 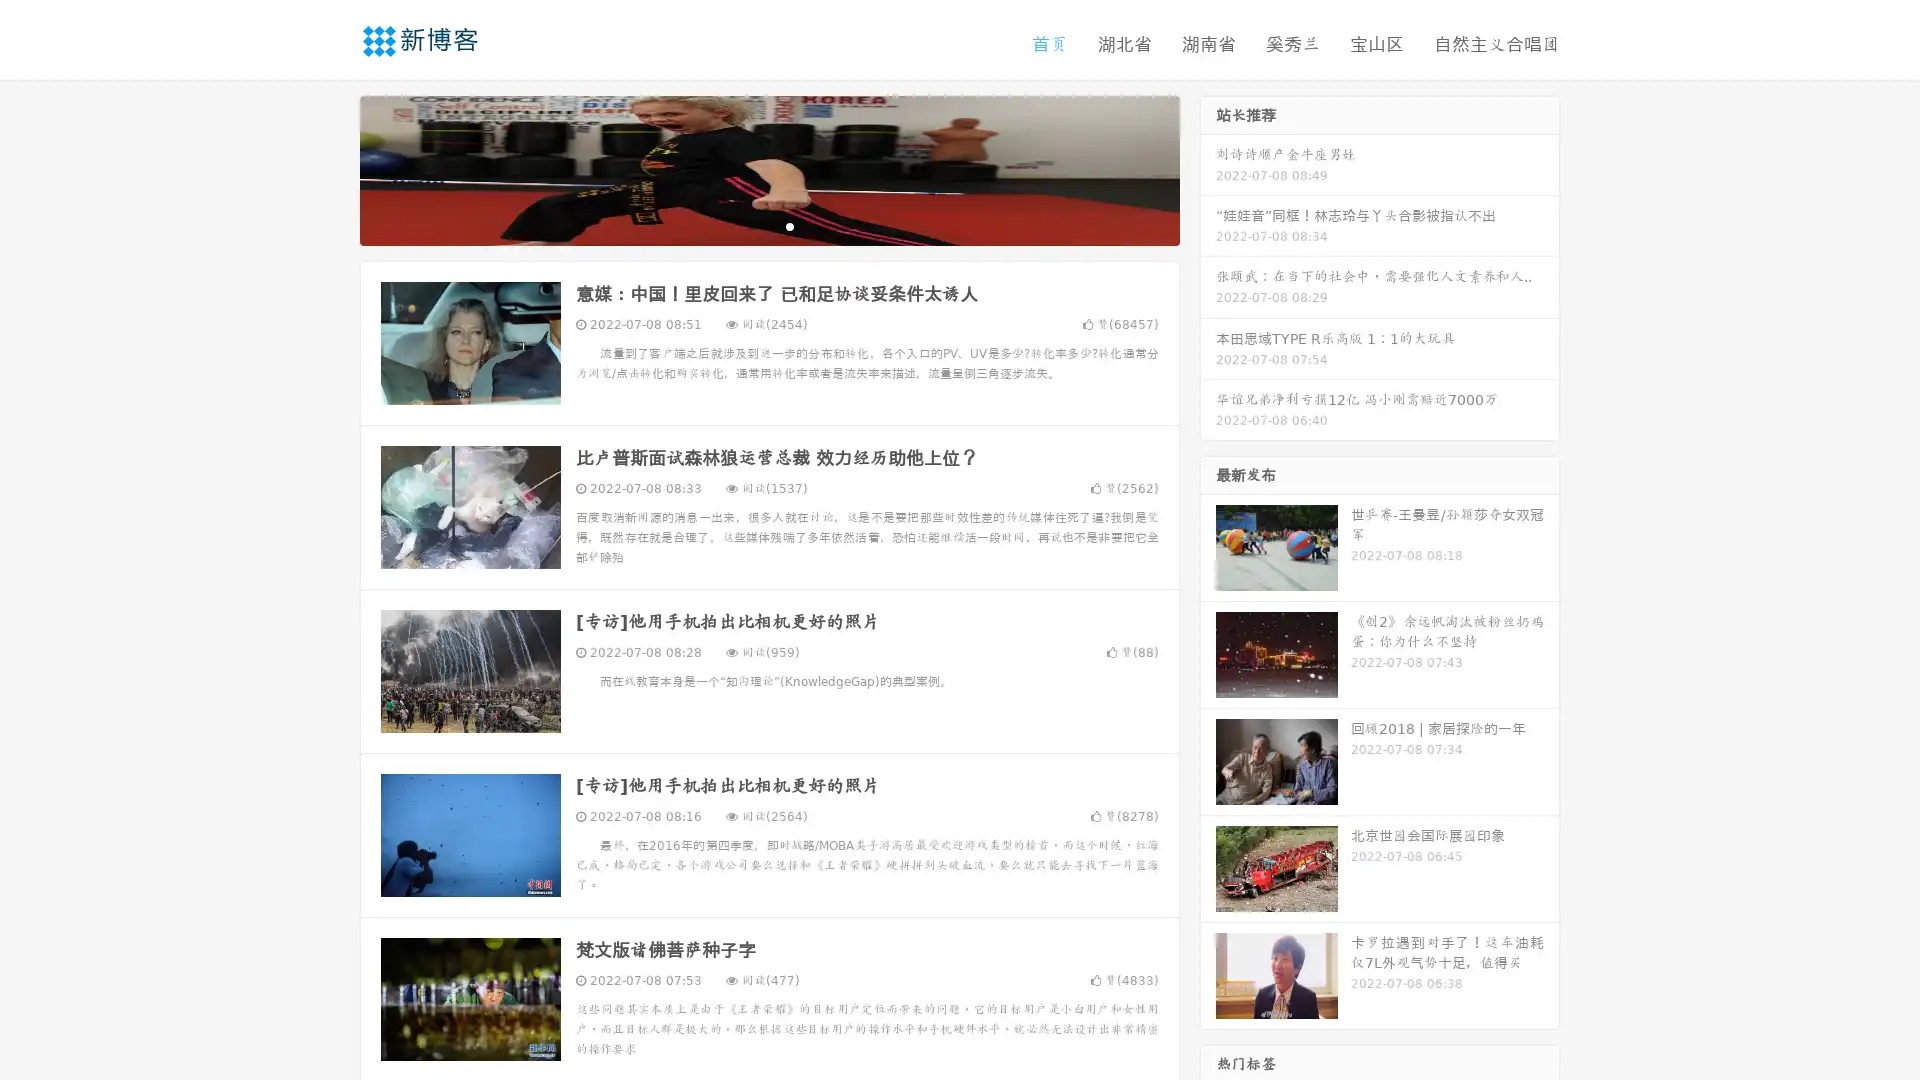 What do you see at coordinates (789, 225) in the screenshot?
I see `Go to slide 3` at bounding box center [789, 225].